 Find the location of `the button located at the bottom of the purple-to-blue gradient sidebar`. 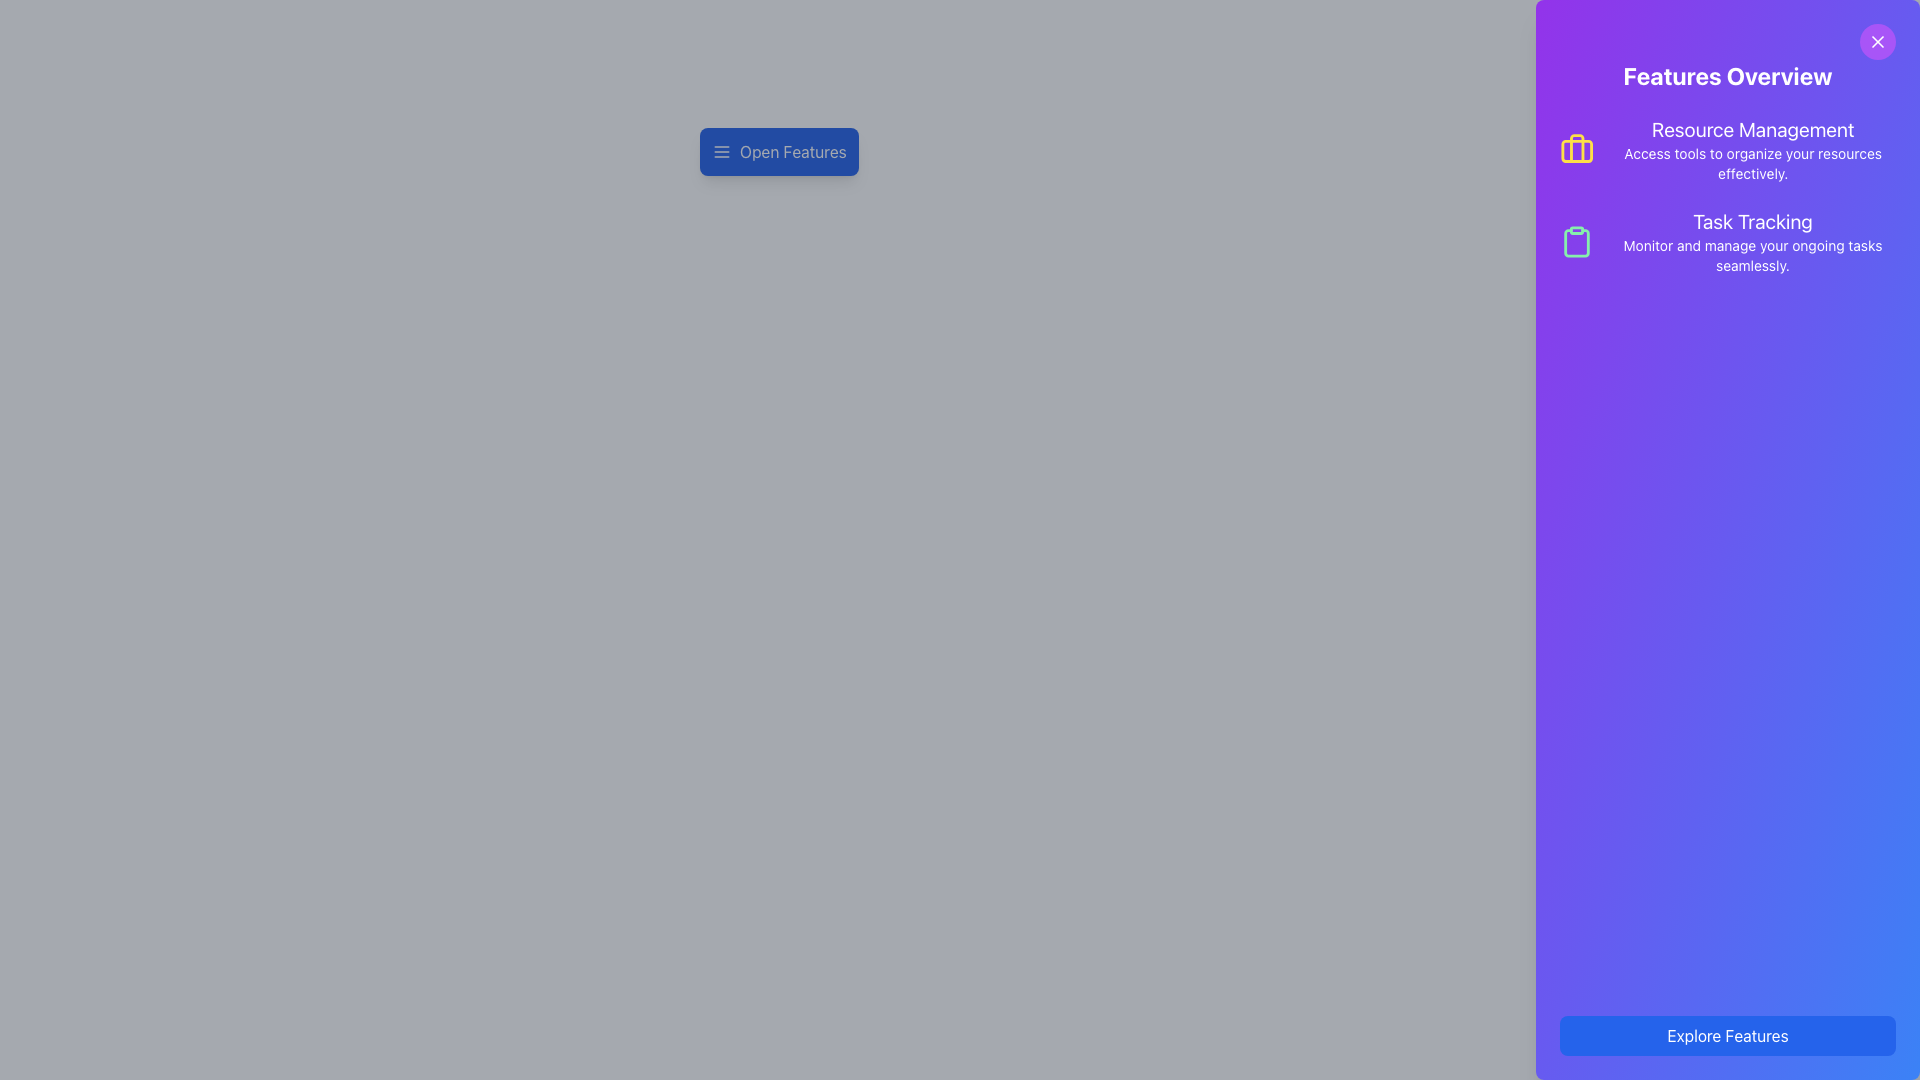

the button located at the bottom of the purple-to-blue gradient sidebar is located at coordinates (1727, 1035).